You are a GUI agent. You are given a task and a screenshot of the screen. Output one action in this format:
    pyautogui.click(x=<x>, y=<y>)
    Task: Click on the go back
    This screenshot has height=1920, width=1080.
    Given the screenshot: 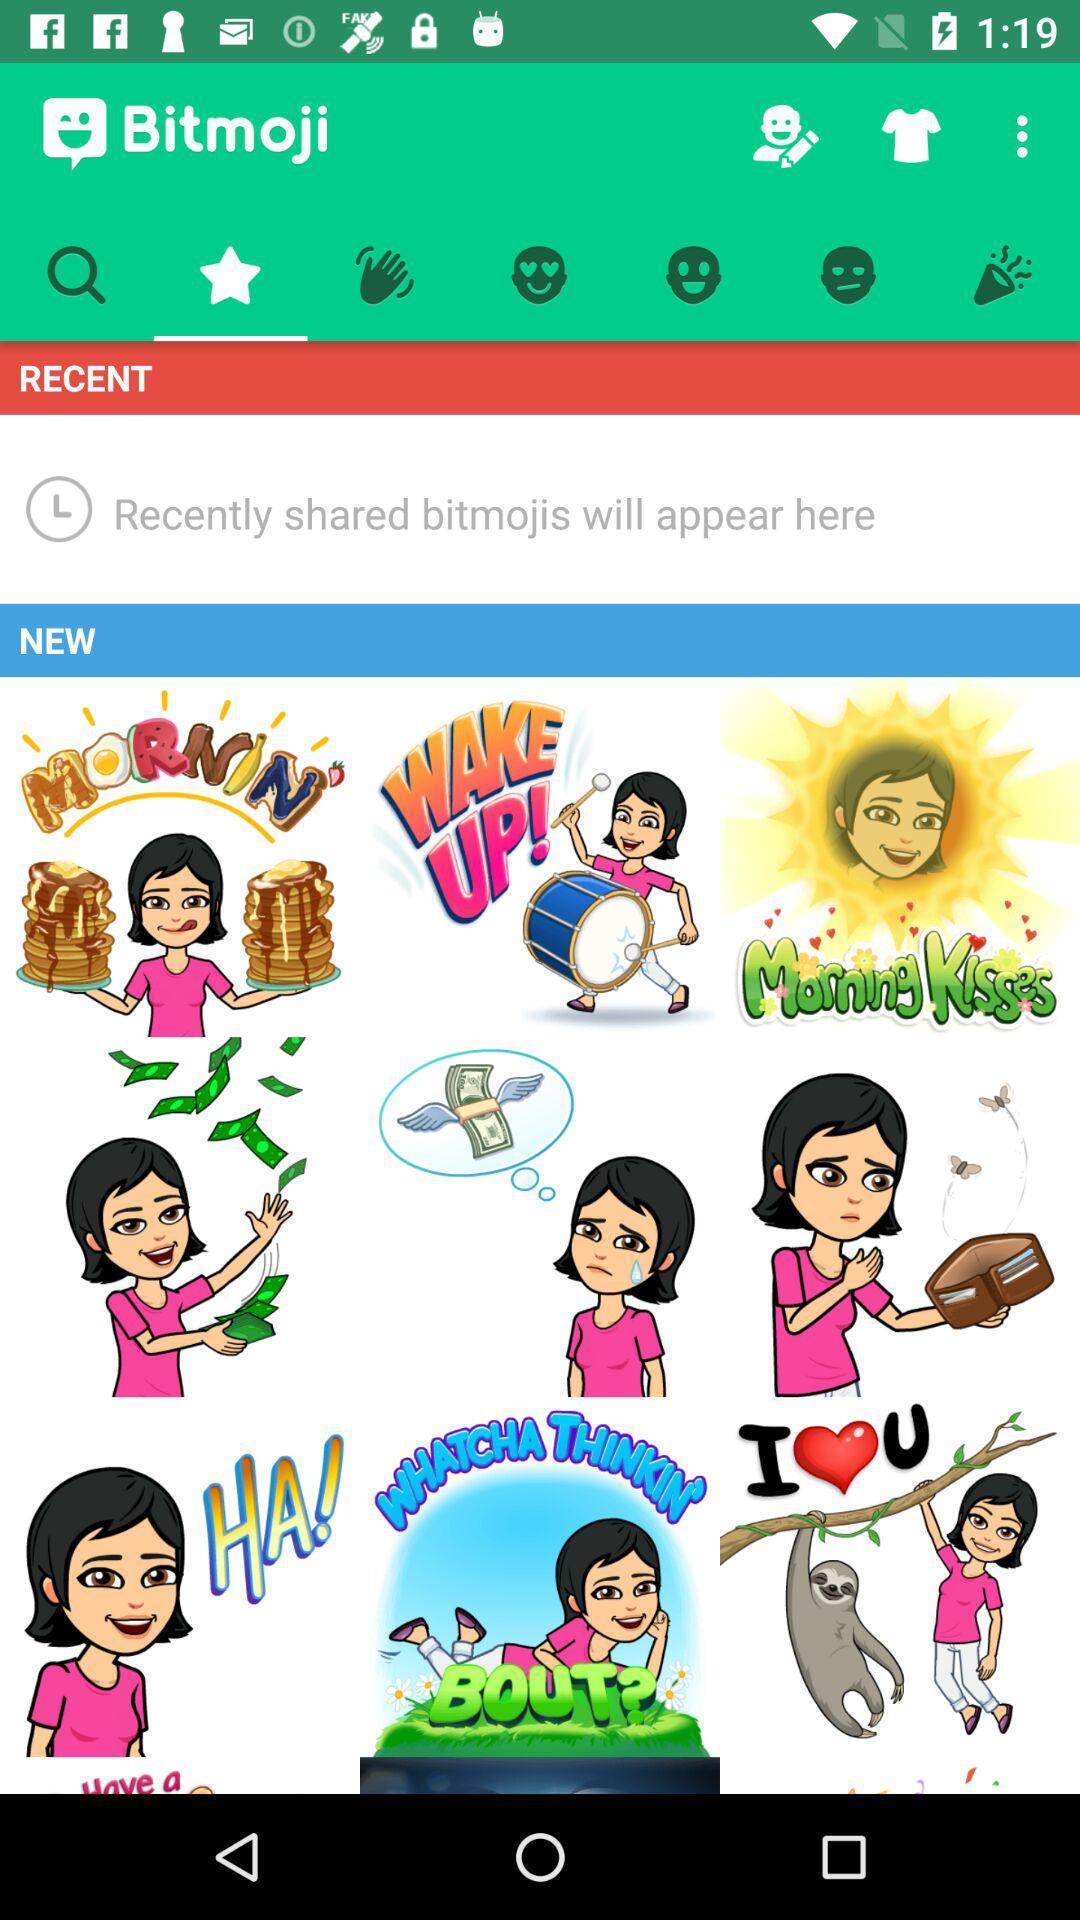 What is the action you would take?
    pyautogui.click(x=180, y=1775)
    